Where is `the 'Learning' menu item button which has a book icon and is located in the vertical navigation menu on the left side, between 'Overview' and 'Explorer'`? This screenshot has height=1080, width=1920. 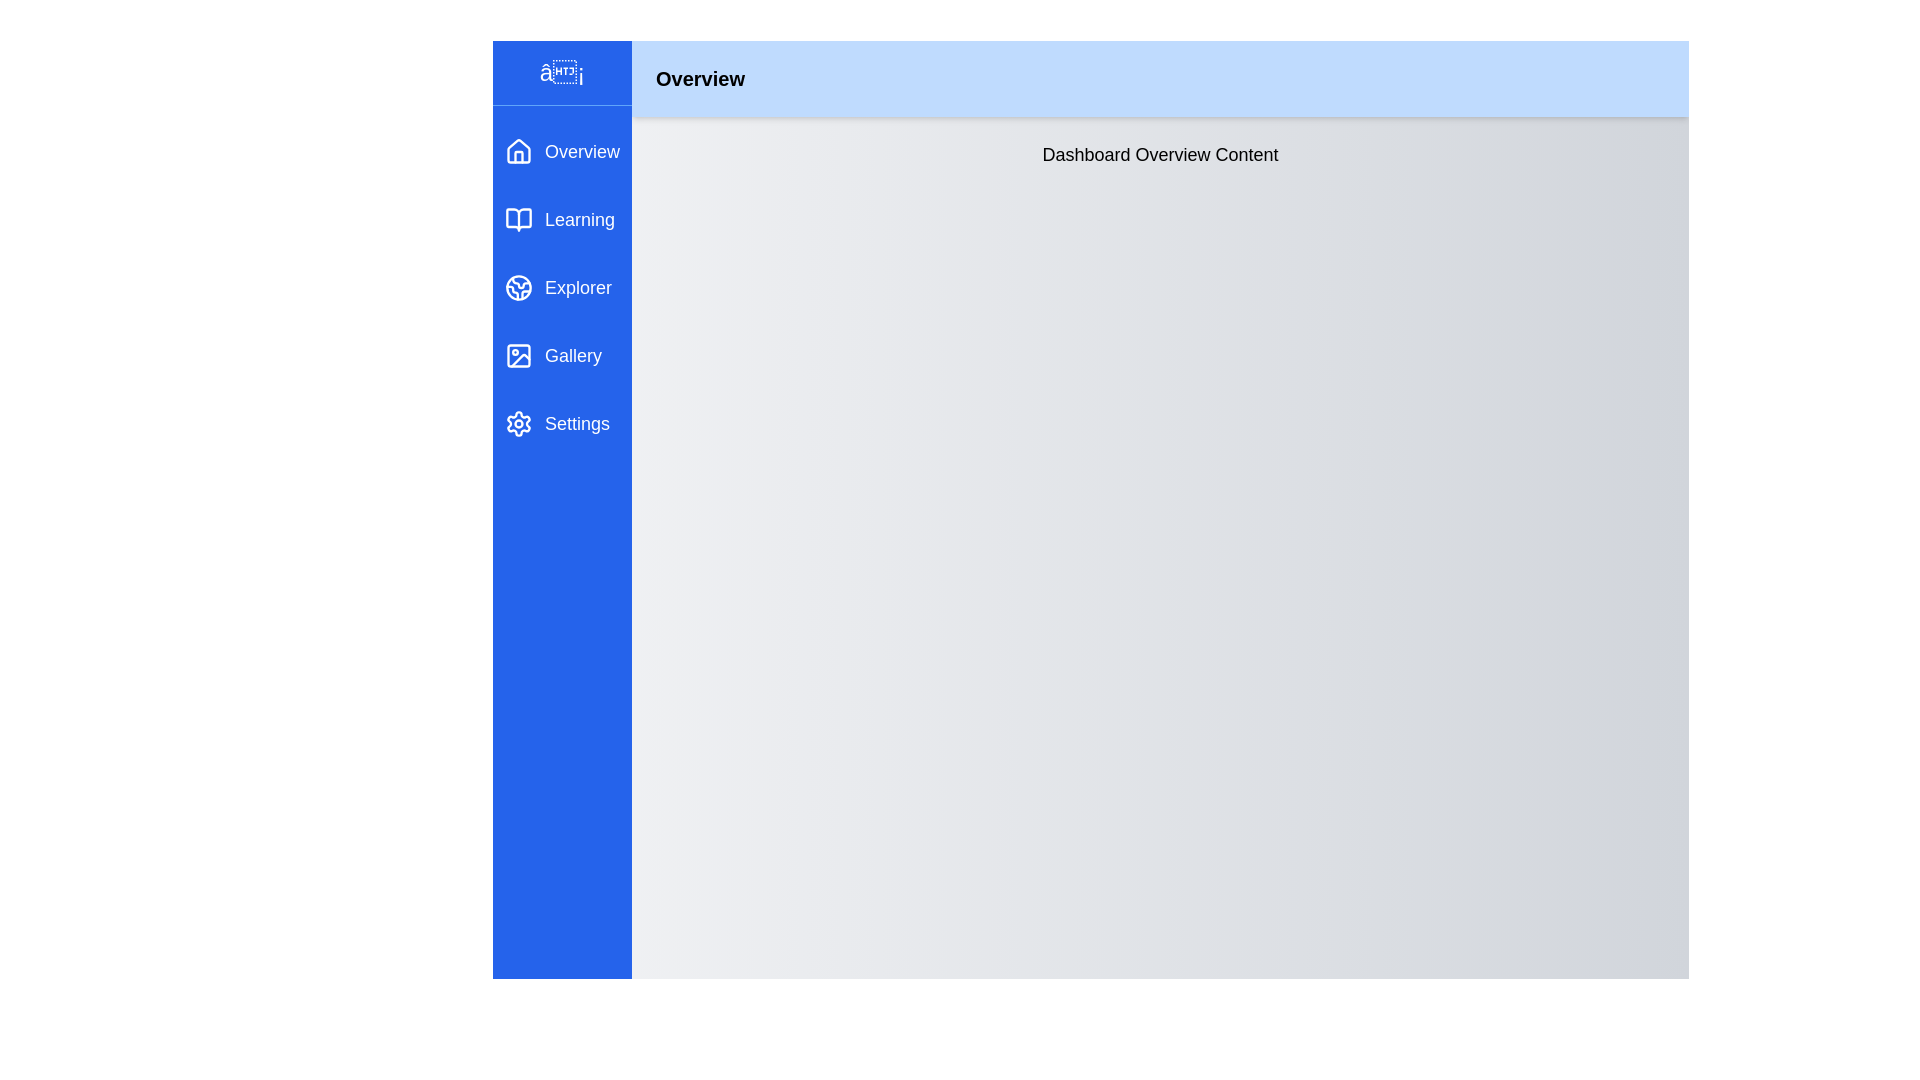 the 'Learning' menu item button which has a book icon and is located in the vertical navigation menu on the left side, between 'Overview' and 'Explorer' is located at coordinates (561, 219).